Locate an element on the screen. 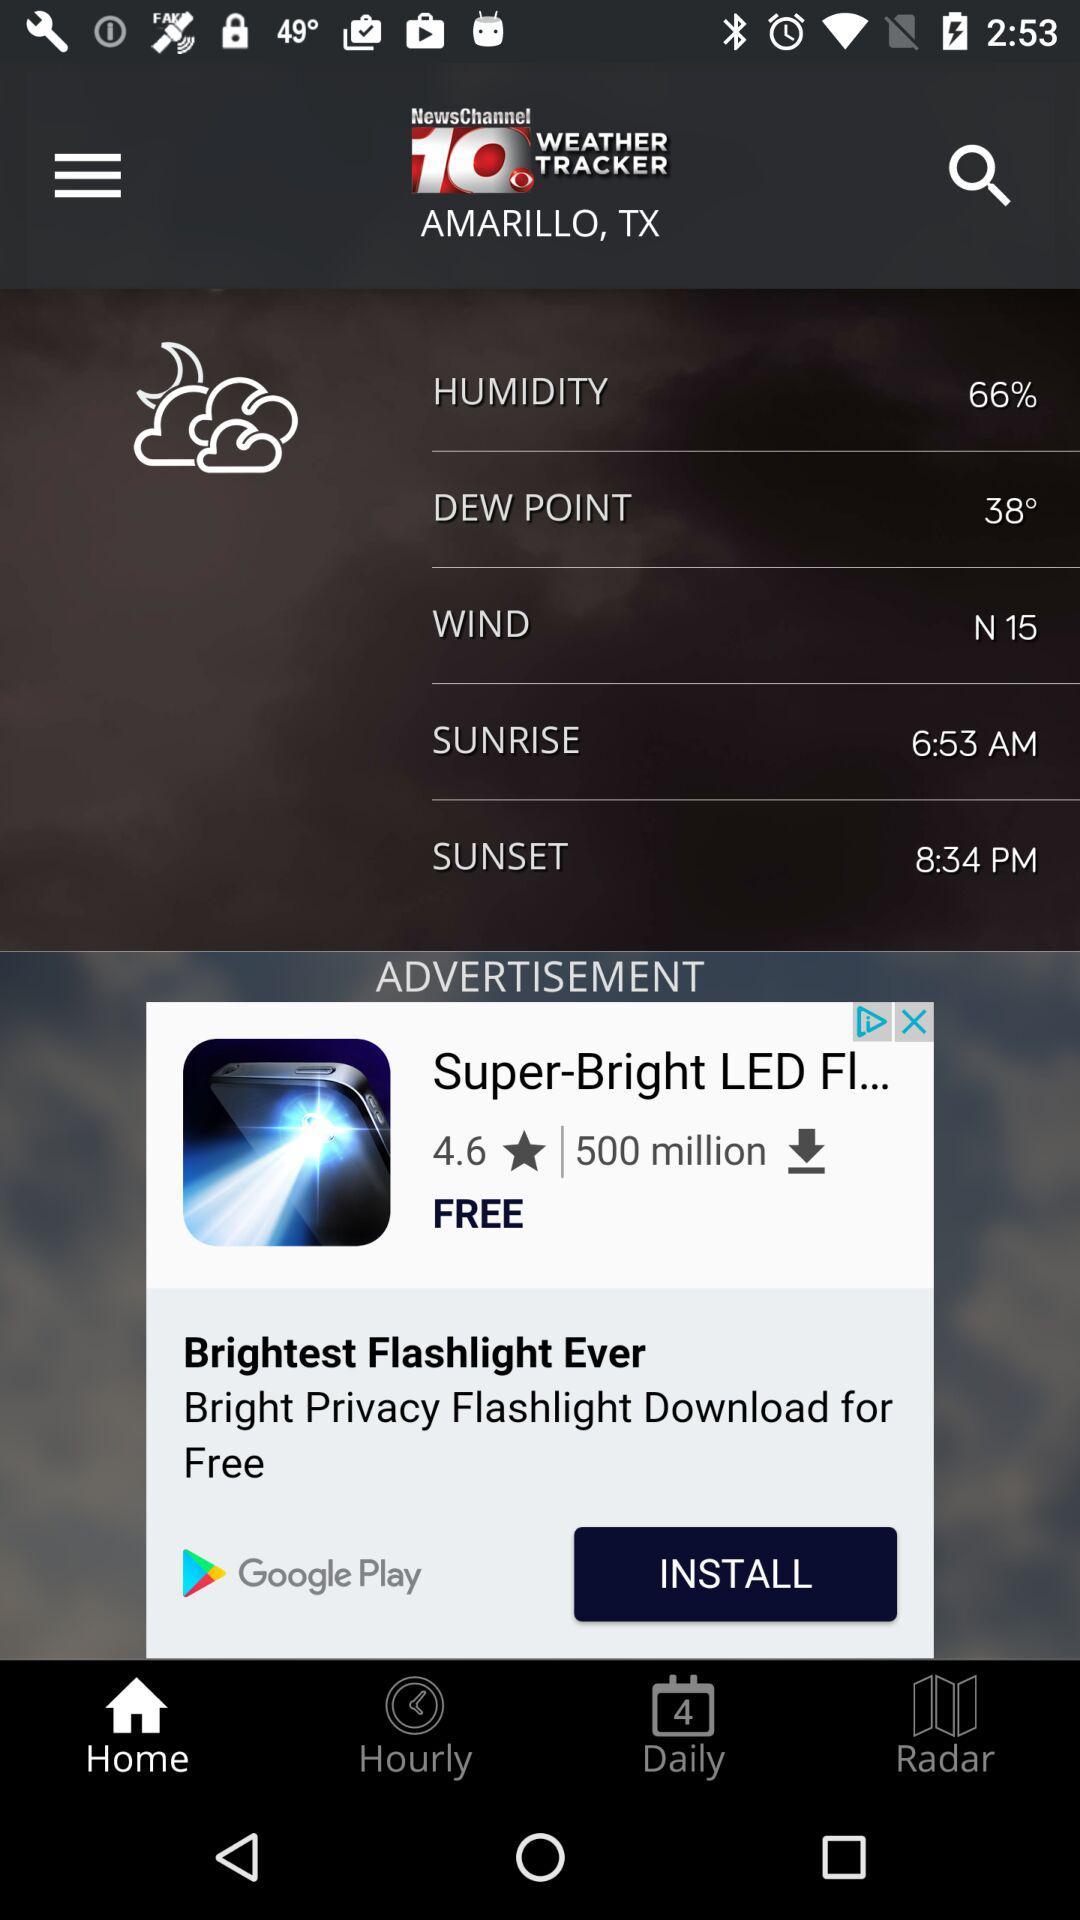 Image resolution: width=1080 pixels, height=1920 pixels. the daily is located at coordinates (682, 1726).